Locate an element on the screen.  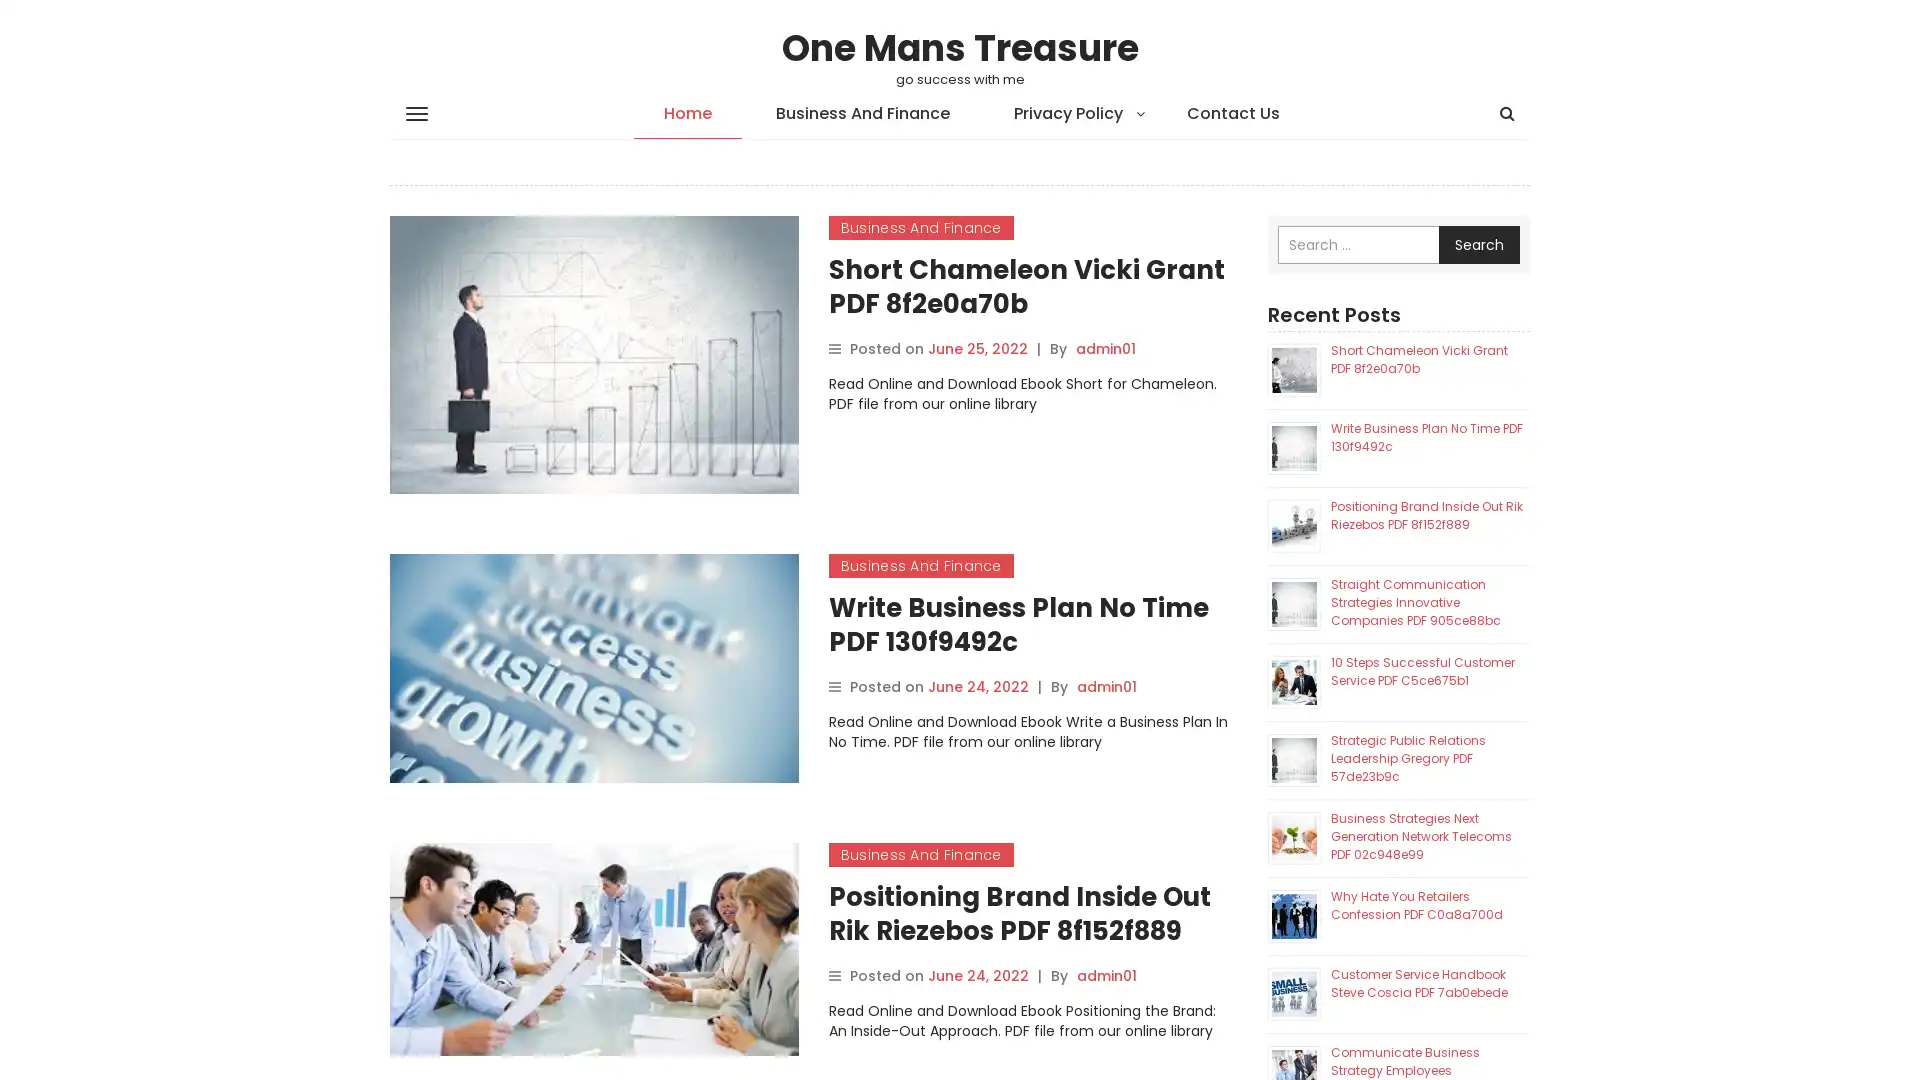
Search is located at coordinates (1479, 244).